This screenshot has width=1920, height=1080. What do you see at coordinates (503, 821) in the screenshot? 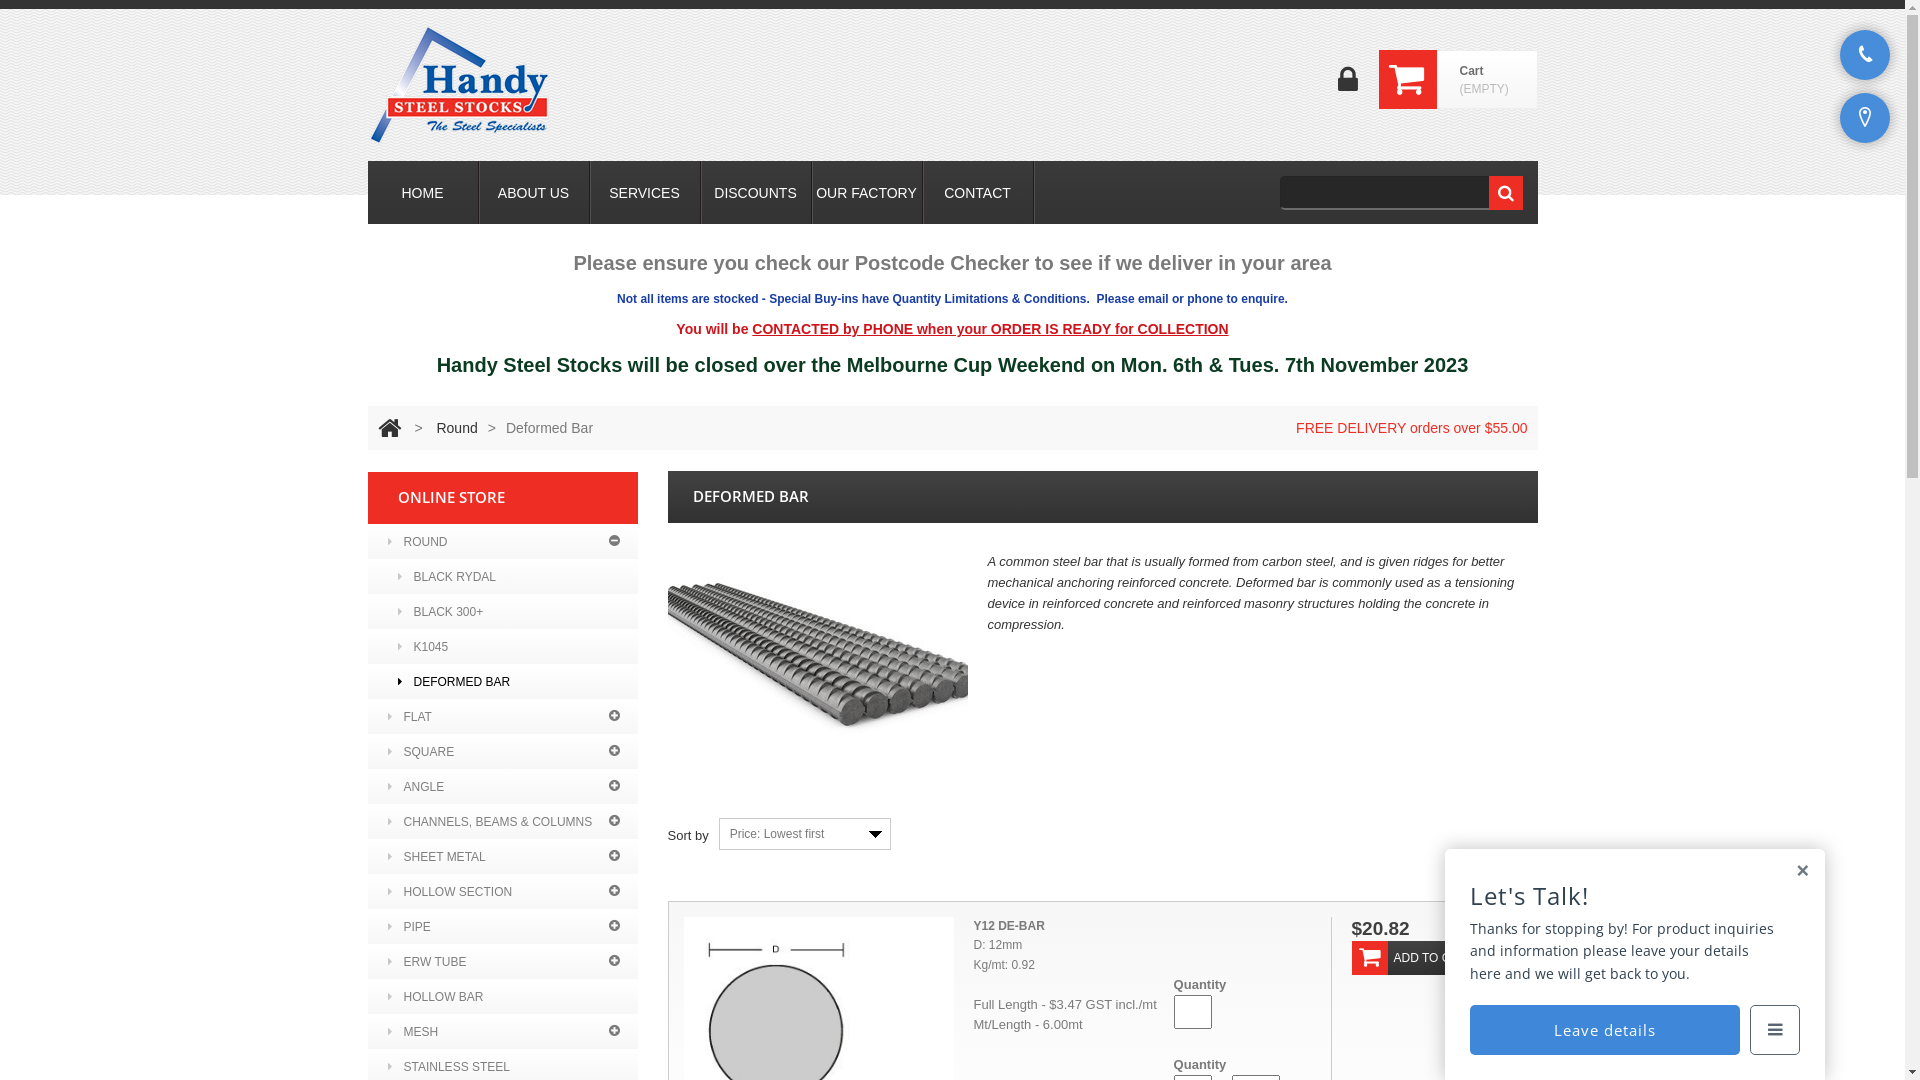
I see `'CHANNELS, BEAMS & COLUMNS'` at bounding box center [503, 821].